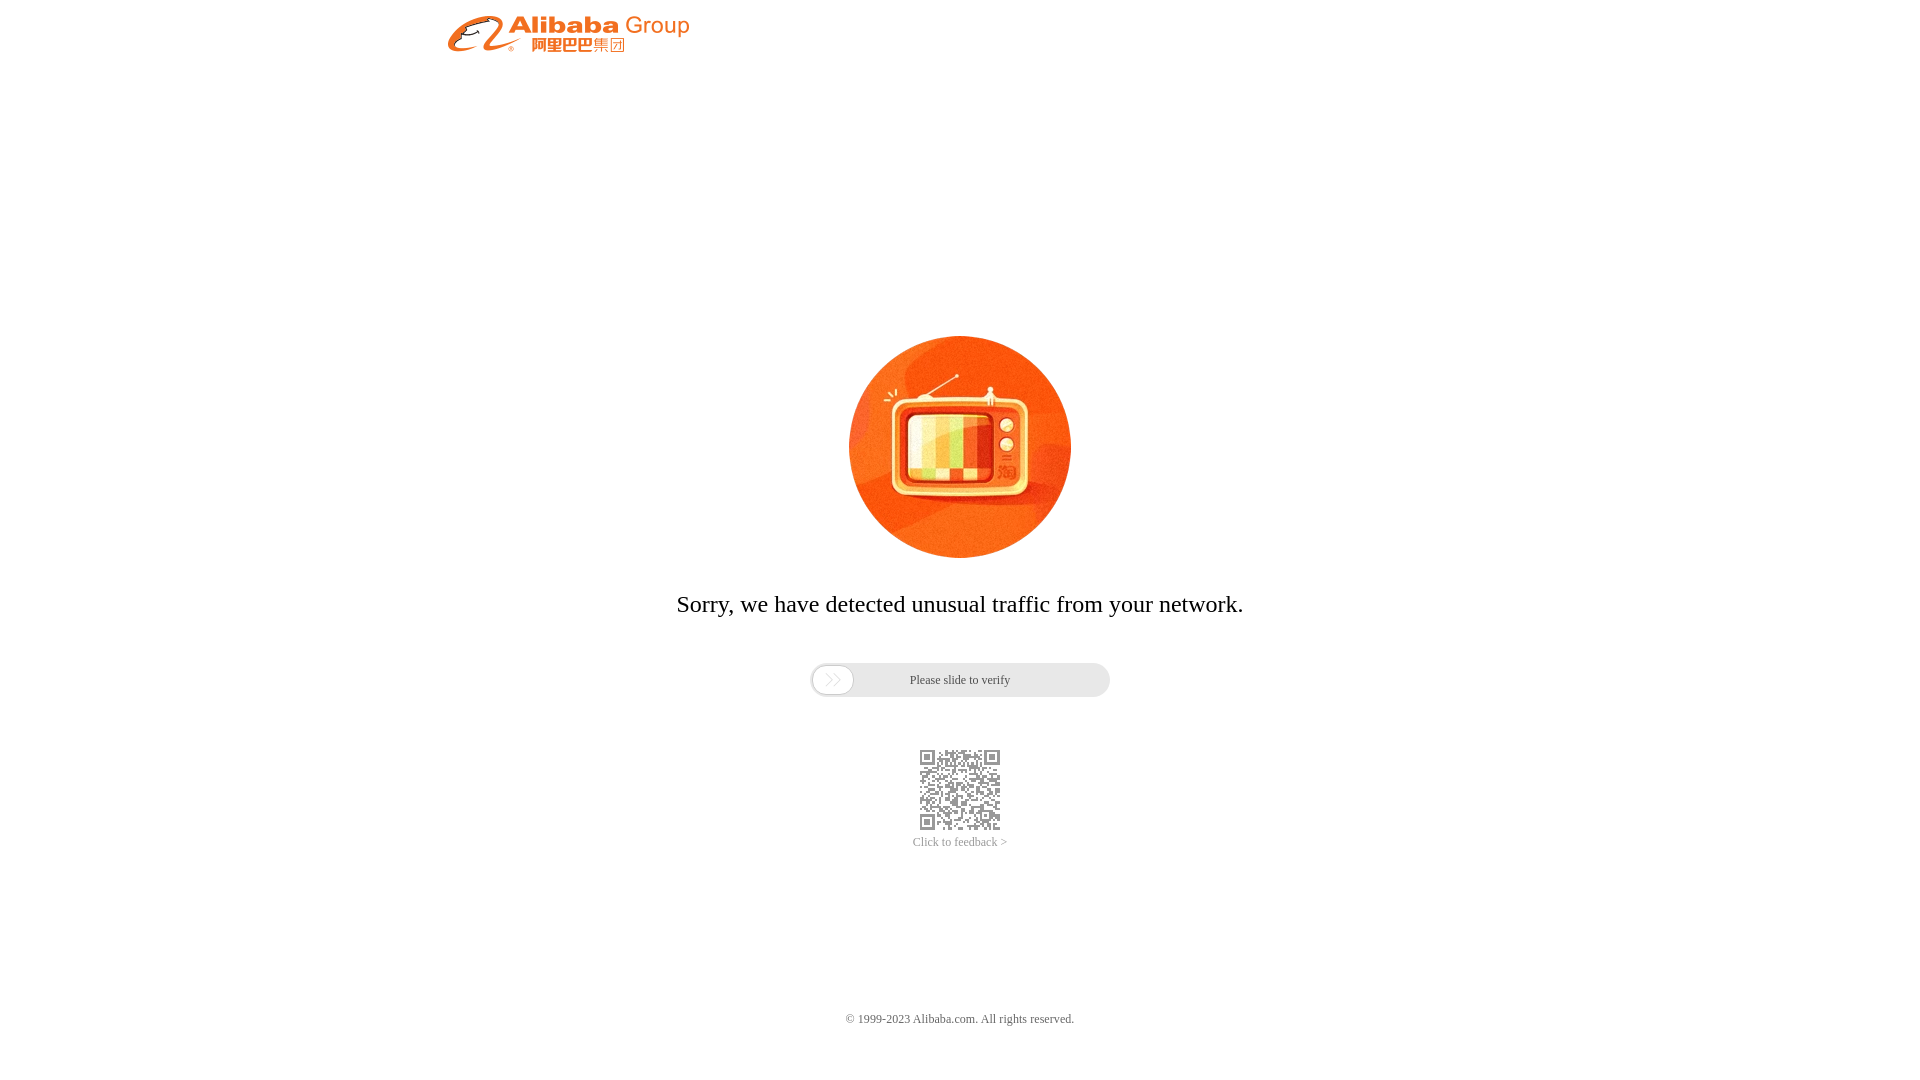 Image resolution: width=1920 pixels, height=1080 pixels. Describe the element at coordinates (911, 842) in the screenshot. I see `'Click to feedback >'` at that location.